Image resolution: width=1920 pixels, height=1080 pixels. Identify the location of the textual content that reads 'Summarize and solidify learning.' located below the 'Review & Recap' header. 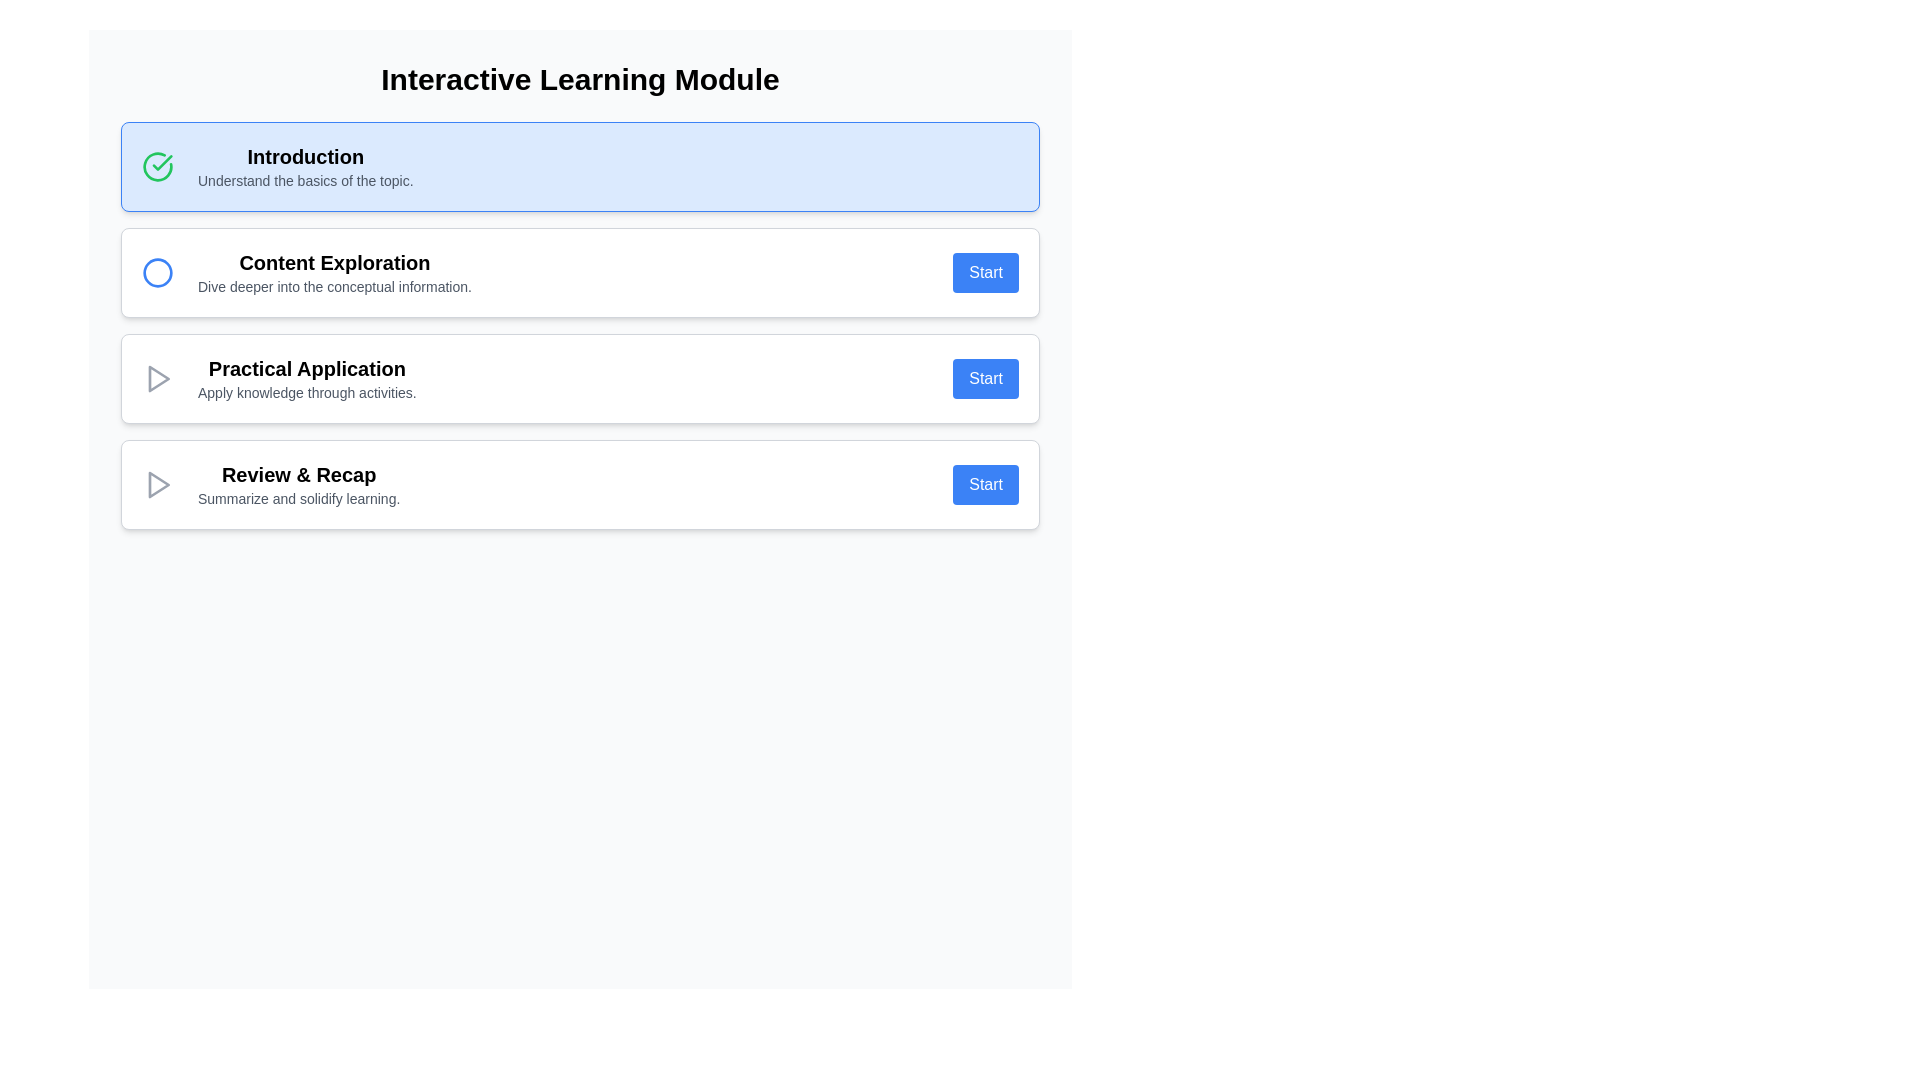
(298, 497).